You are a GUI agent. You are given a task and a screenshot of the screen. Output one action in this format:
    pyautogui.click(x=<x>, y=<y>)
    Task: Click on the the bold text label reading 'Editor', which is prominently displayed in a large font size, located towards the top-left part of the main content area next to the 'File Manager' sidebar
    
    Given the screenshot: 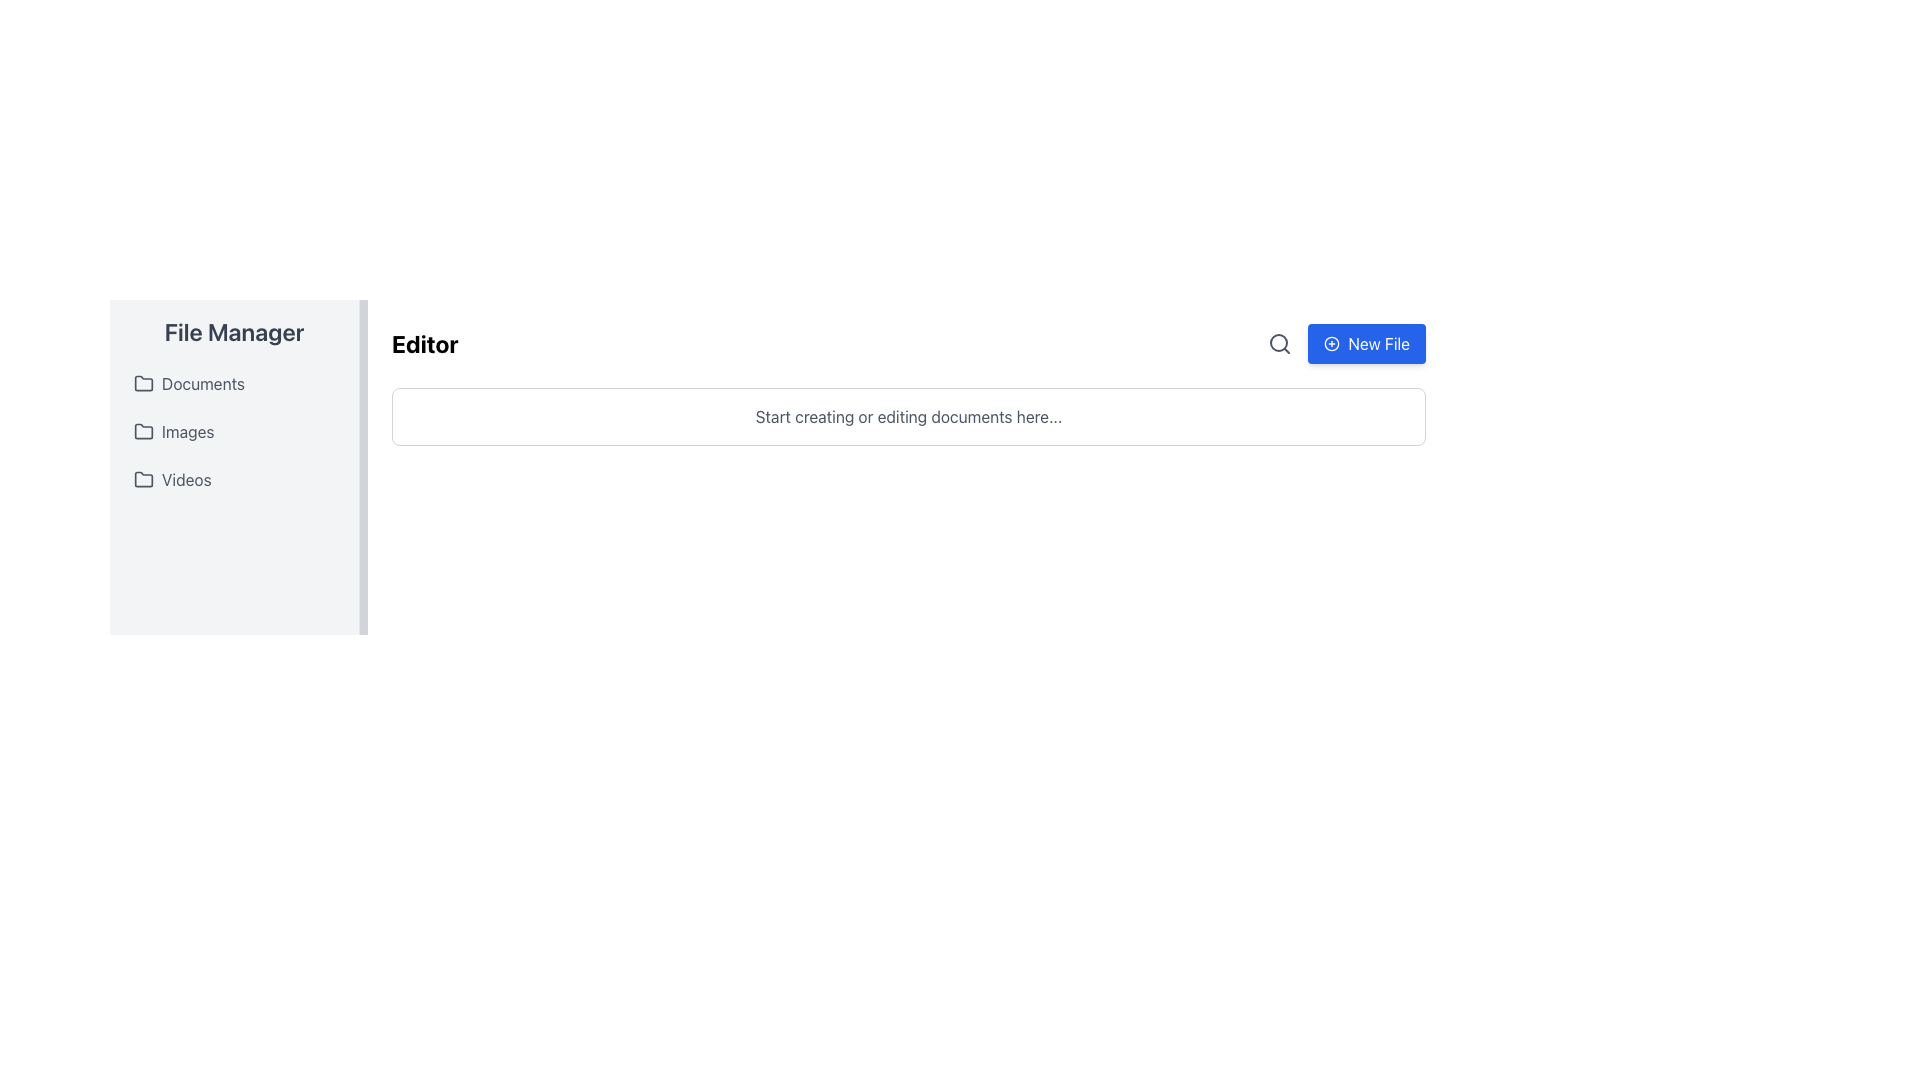 What is the action you would take?
    pyautogui.click(x=424, y=342)
    